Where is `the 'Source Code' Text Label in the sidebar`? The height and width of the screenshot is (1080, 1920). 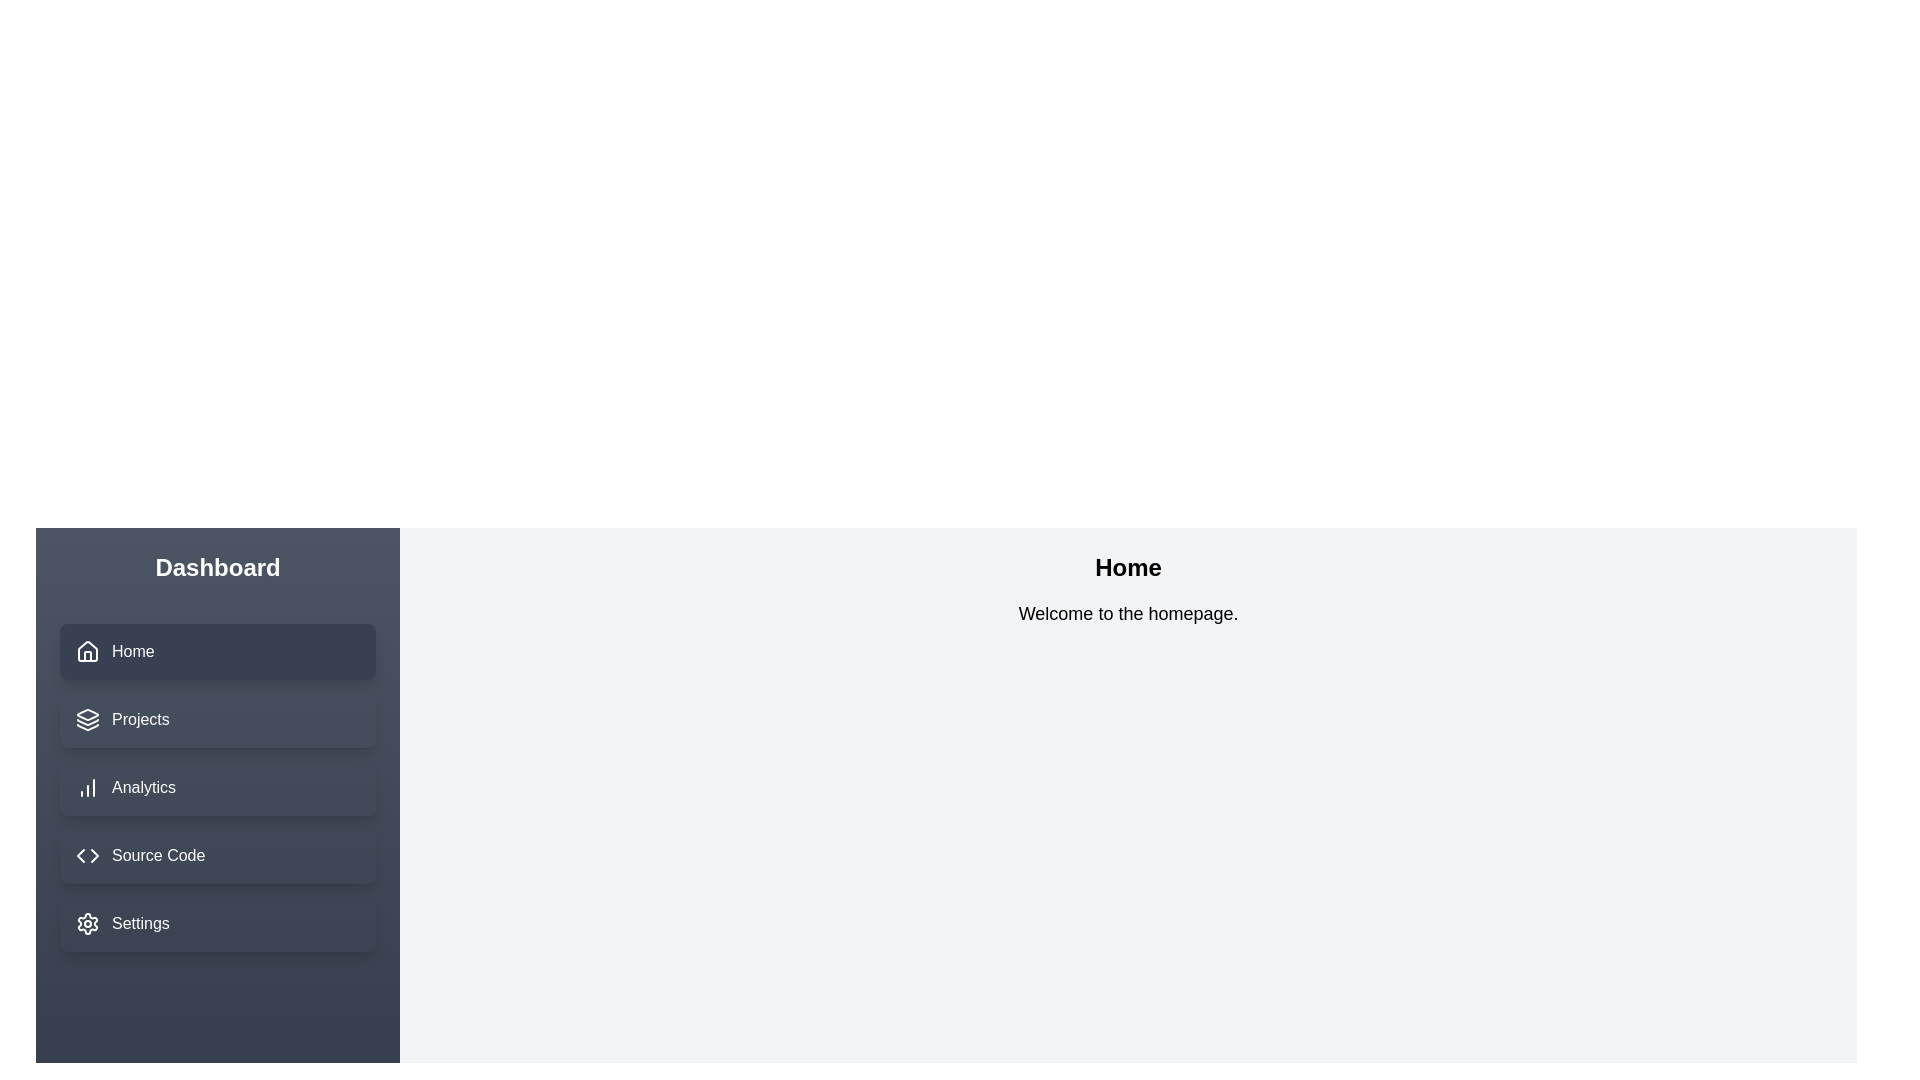 the 'Source Code' Text Label in the sidebar is located at coordinates (157, 855).